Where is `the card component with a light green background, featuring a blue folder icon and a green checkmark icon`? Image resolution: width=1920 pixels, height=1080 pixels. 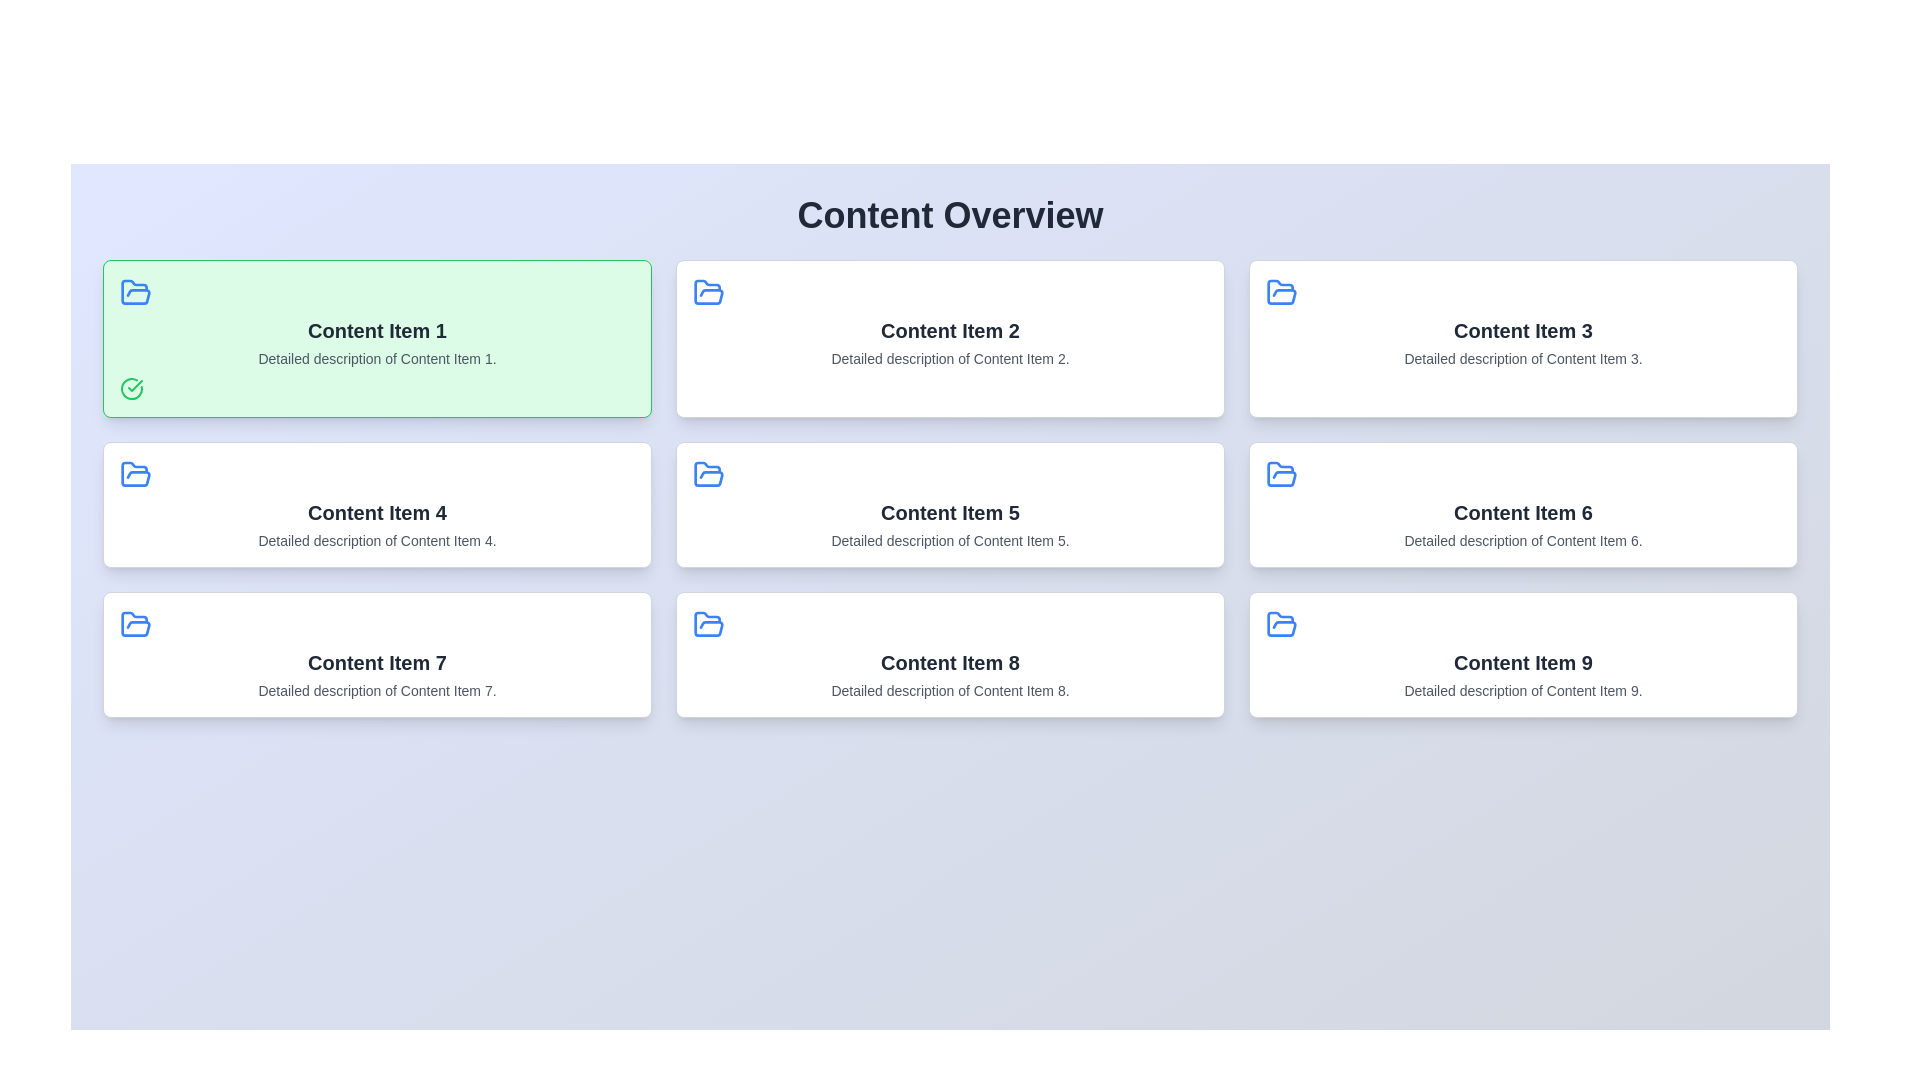
the card component with a light green background, featuring a blue folder icon and a green checkmark icon is located at coordinates (377, 338).